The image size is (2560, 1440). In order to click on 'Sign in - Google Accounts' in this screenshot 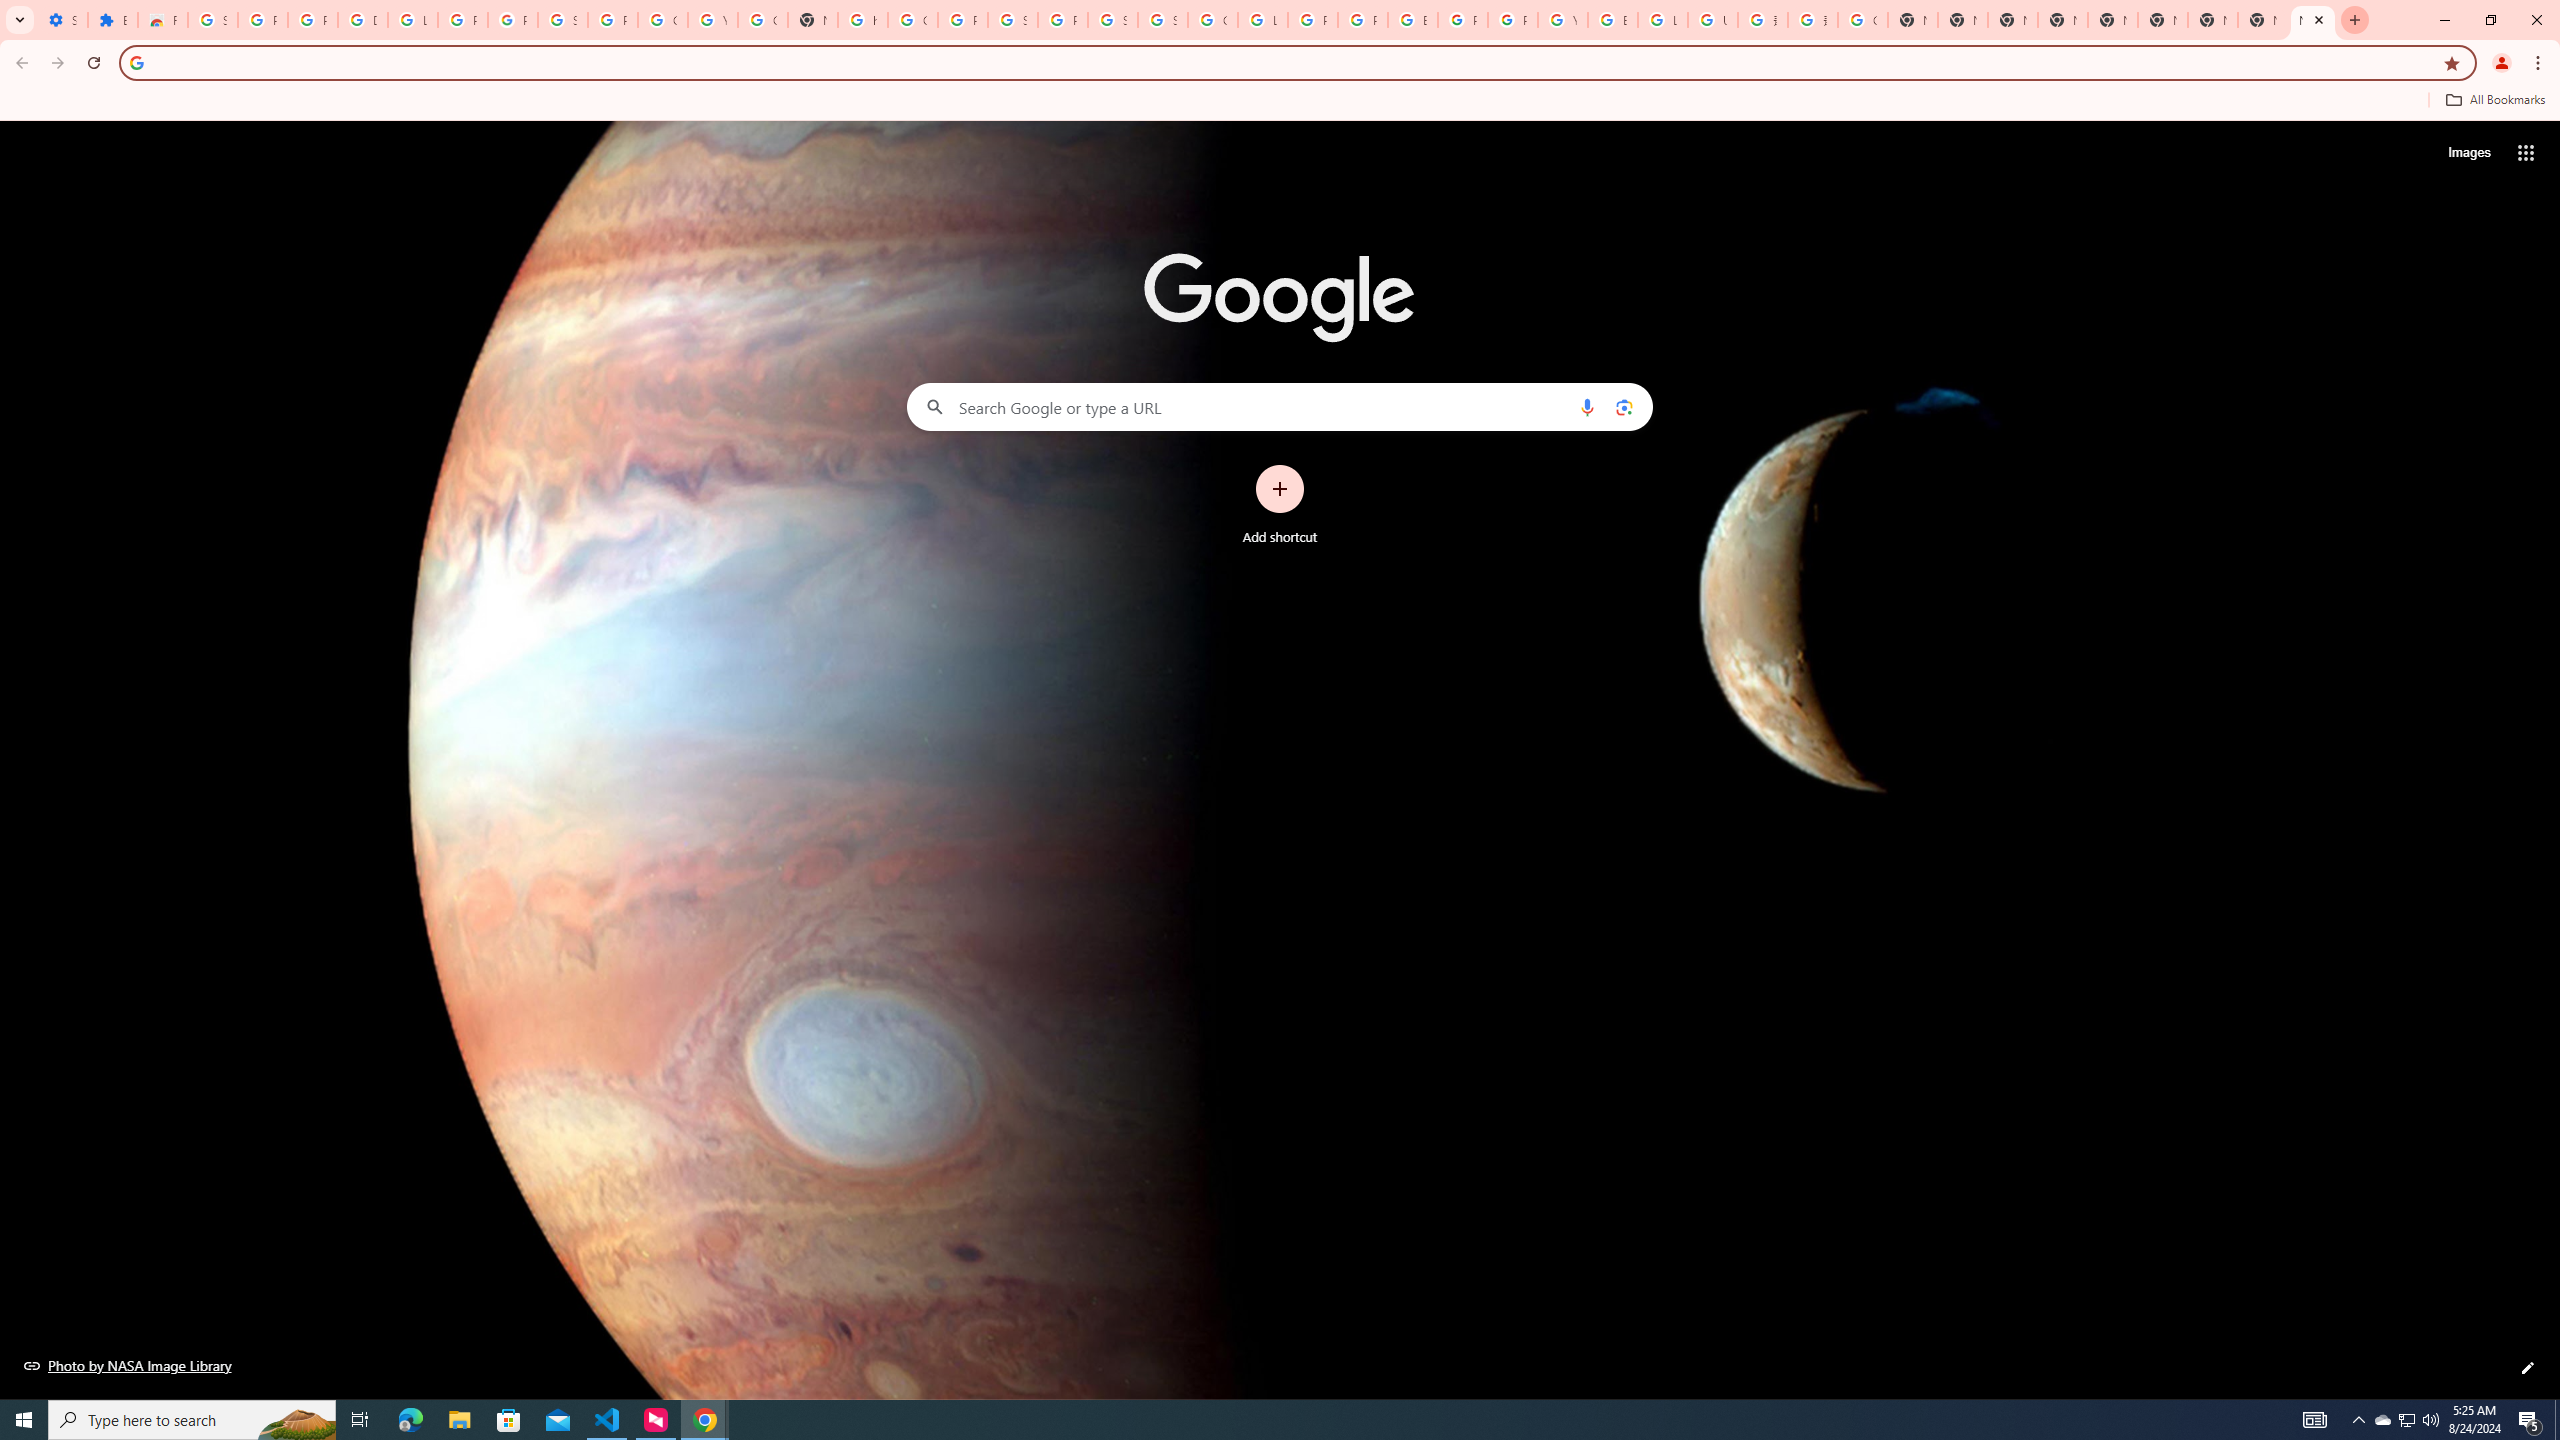, I will do `click(211, 19)`.